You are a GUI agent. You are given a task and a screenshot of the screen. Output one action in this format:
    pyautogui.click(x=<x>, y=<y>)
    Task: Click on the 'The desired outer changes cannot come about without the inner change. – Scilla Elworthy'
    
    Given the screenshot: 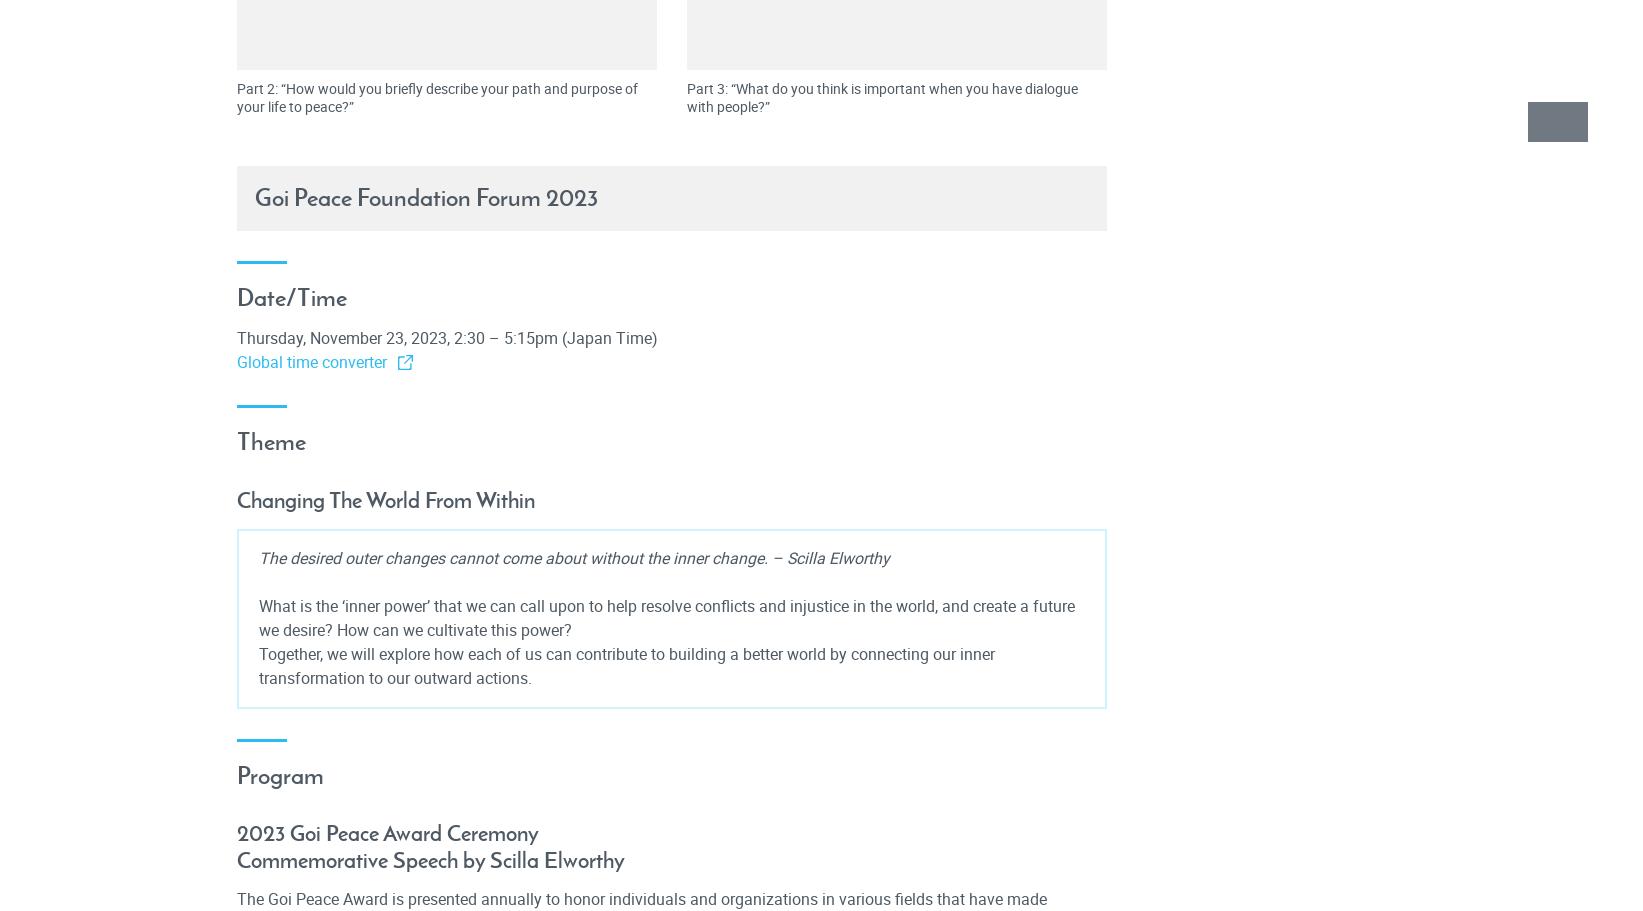 What is the action you would take?
    pyautogui.click(x=573, y=556)
    